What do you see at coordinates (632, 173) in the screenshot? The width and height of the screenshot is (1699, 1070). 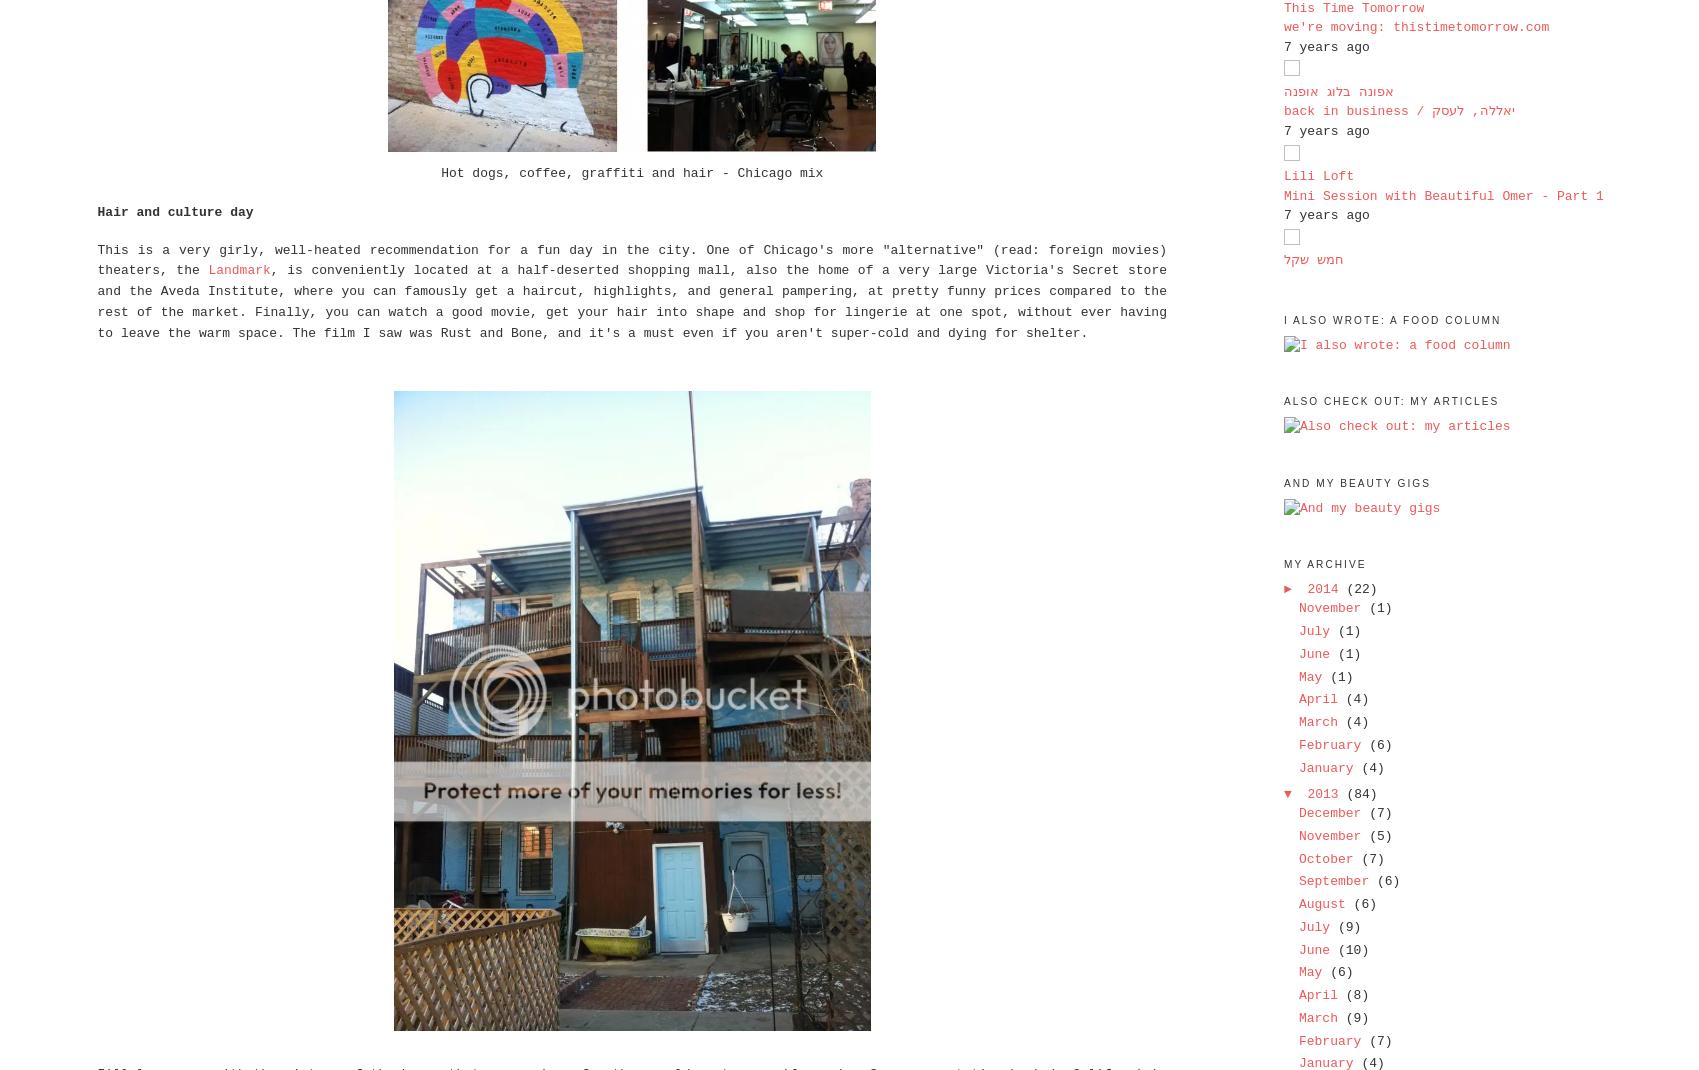 I see `'Hot dogs, coffee, graffiti and hair - Chicago mix'` at bounding box center [632, 173].